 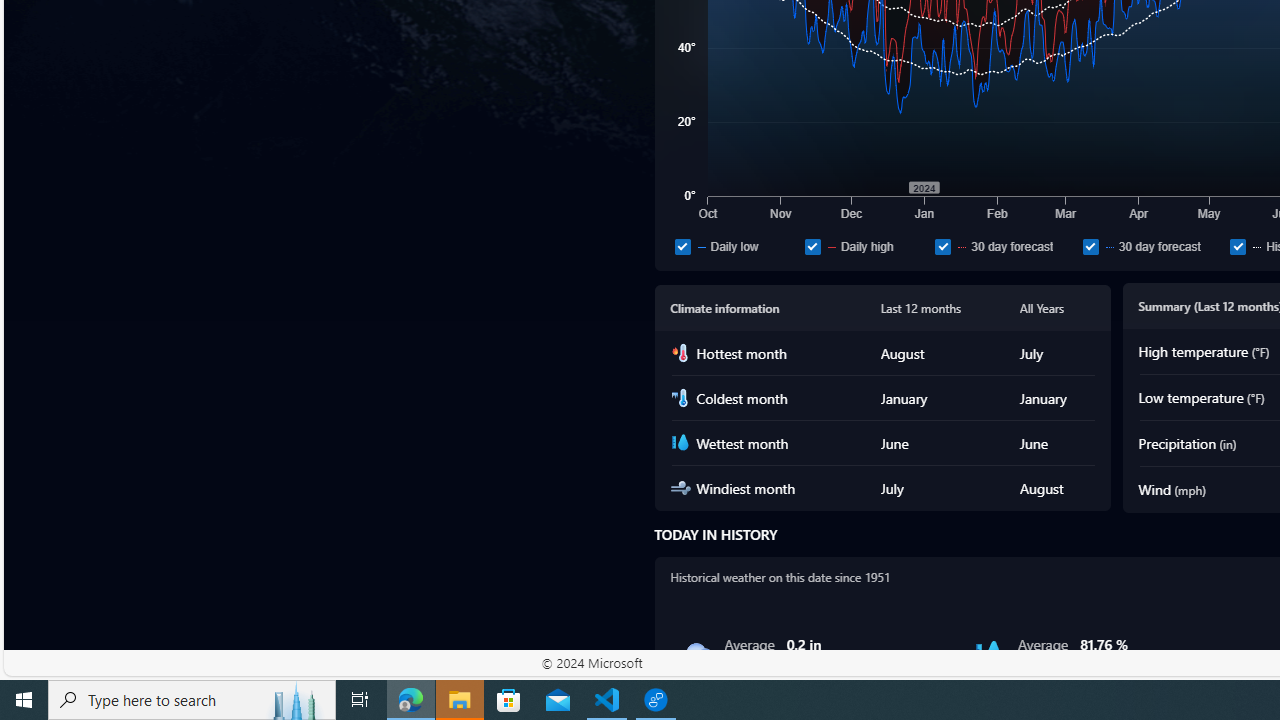 I want to click on 'Daily low', so click(x=682, y=245).